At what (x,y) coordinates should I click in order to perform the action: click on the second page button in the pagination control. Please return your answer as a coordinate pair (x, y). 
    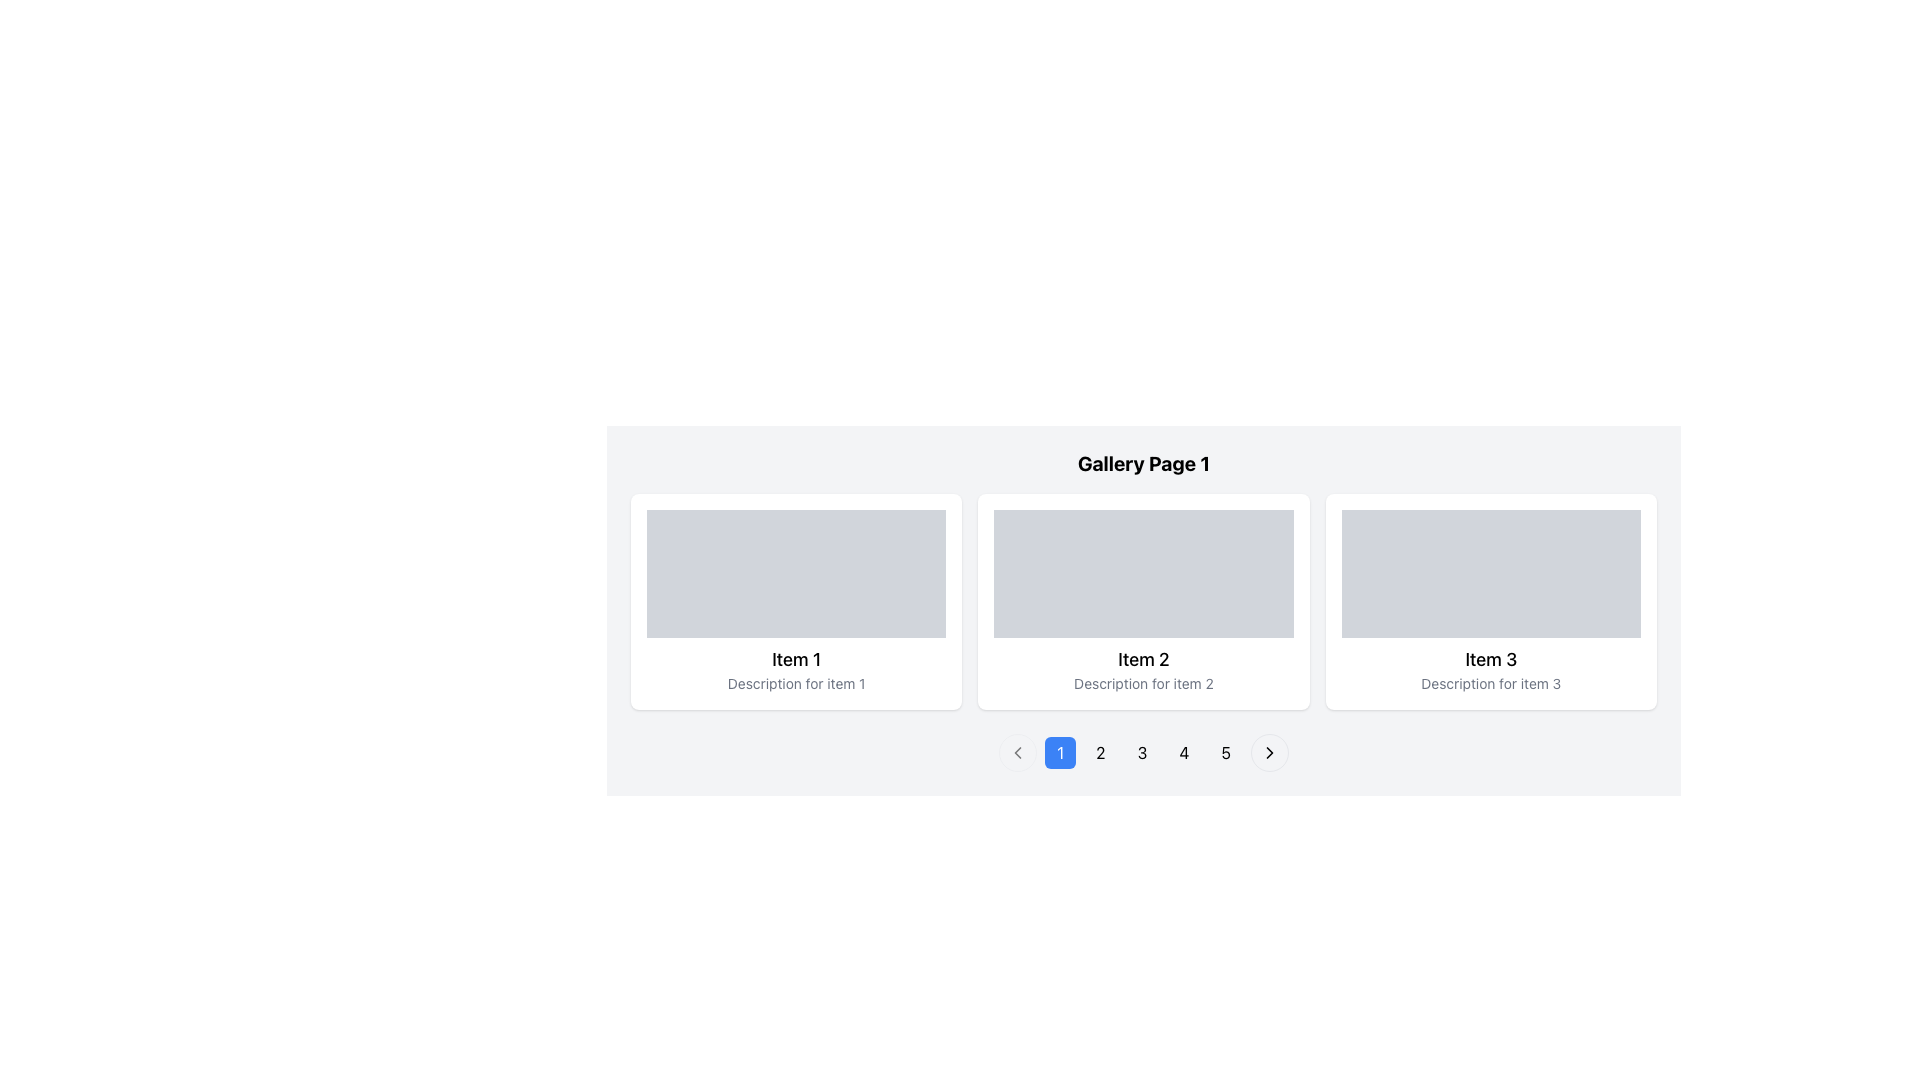
    Looking at the image, I should click on (1099, 752).